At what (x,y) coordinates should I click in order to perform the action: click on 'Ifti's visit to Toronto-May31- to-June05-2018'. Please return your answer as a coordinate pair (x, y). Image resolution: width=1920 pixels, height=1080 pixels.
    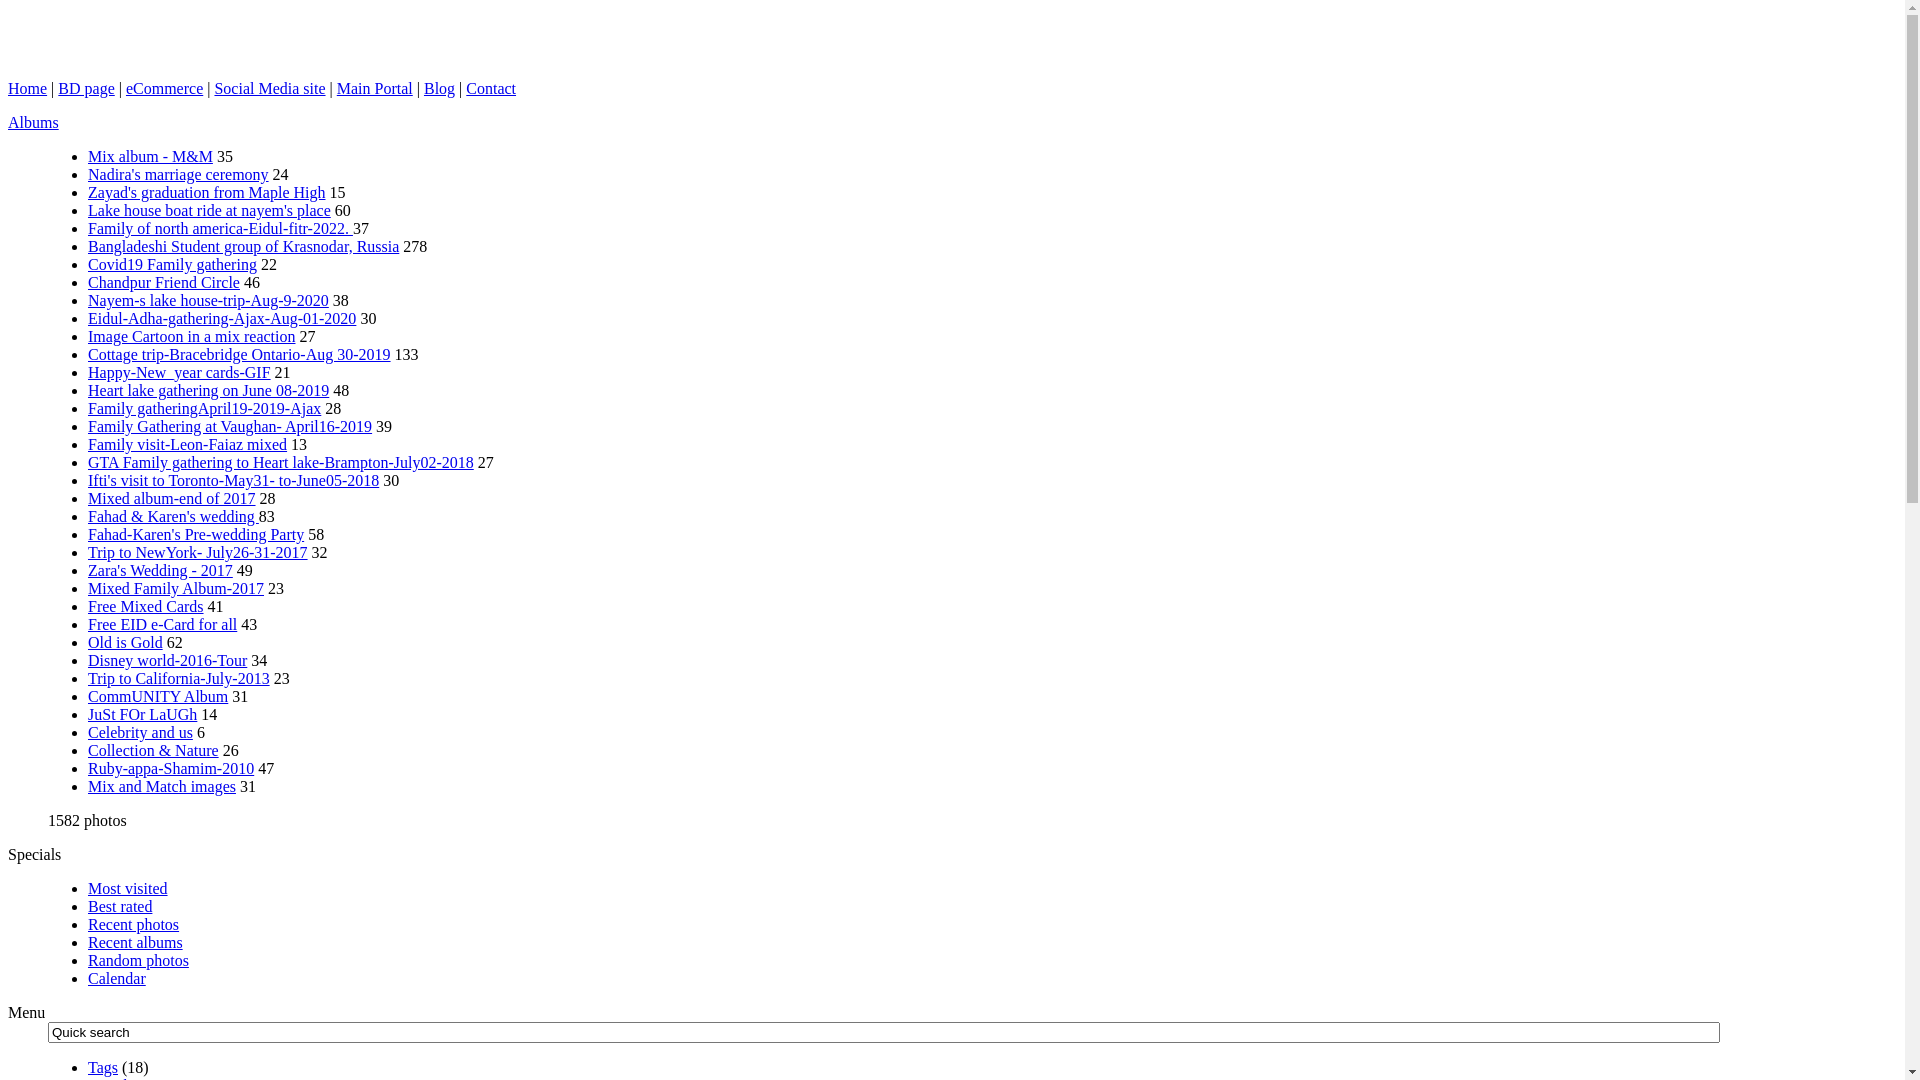
    Looking at the image, I should click on (233, 480).